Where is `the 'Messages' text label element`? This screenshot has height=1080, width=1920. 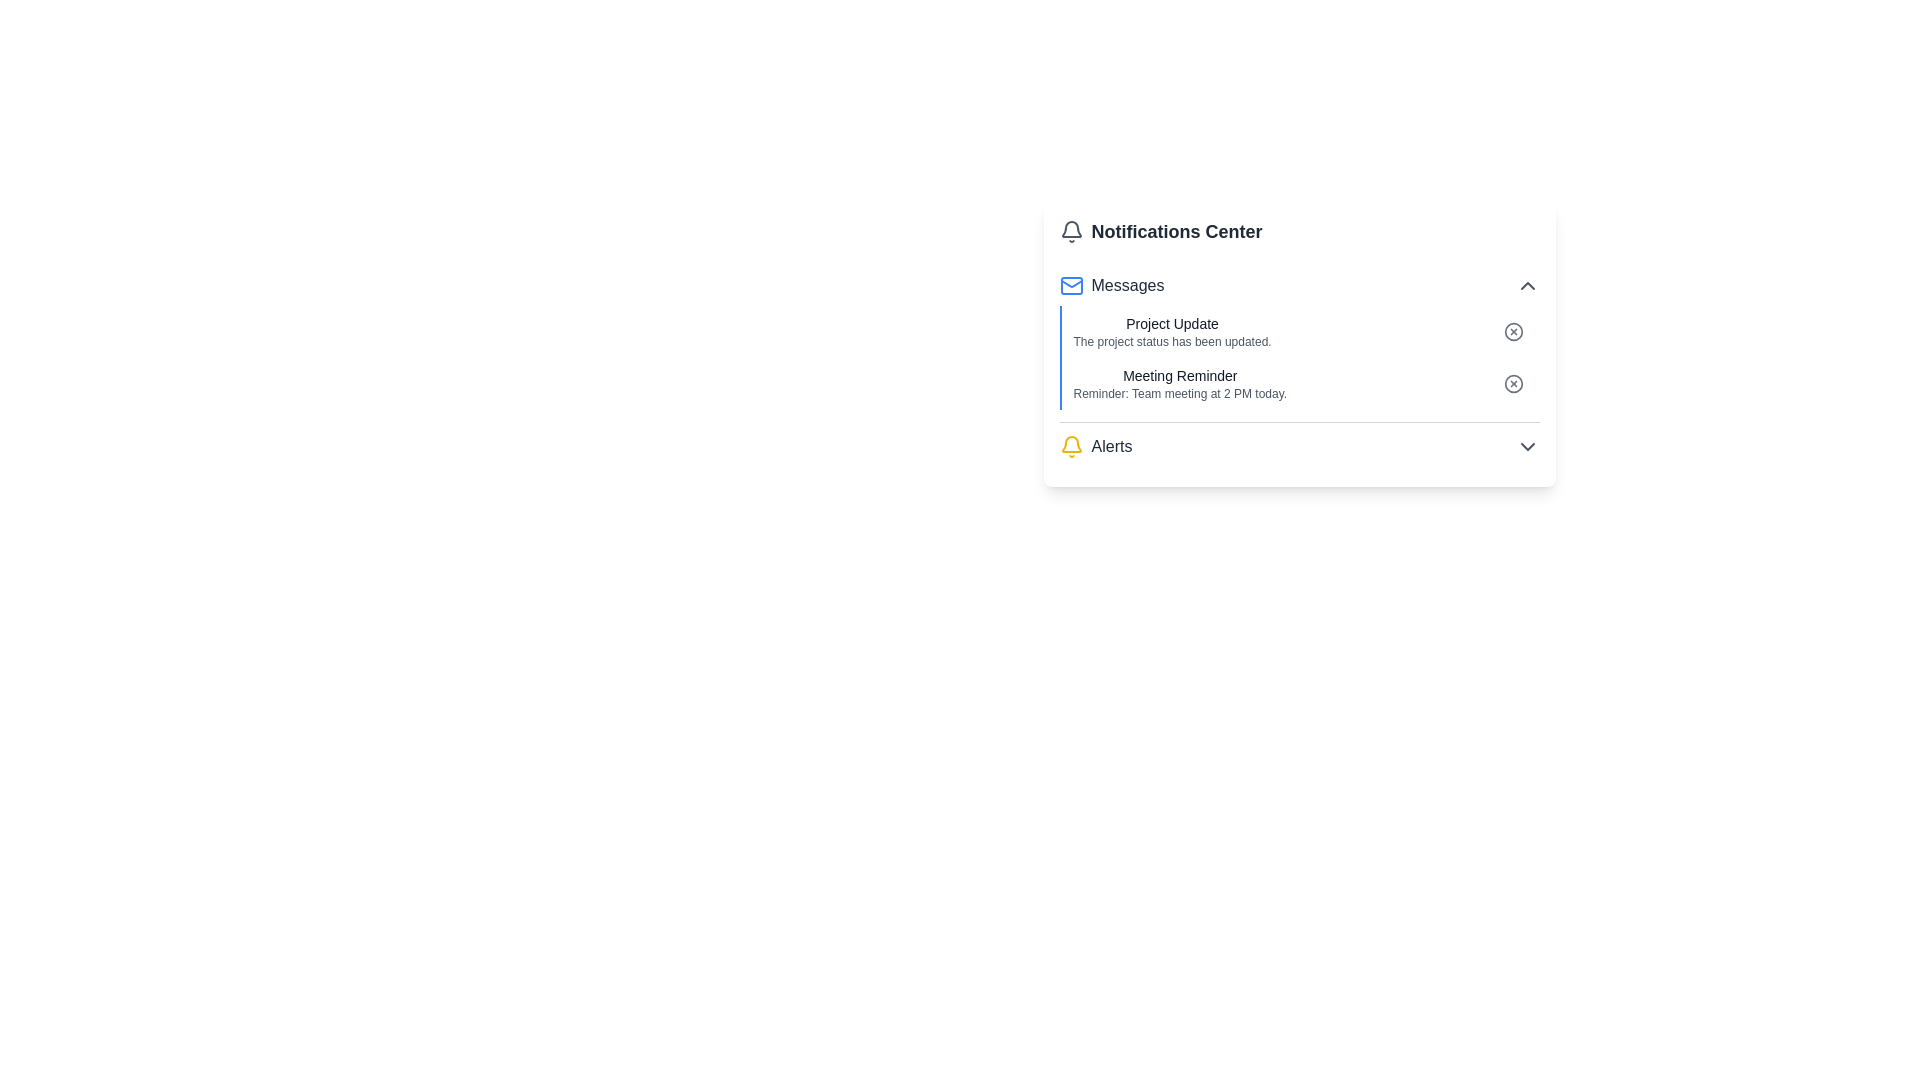
the 'Messages' text label element is located at coordinates (1128, 285).